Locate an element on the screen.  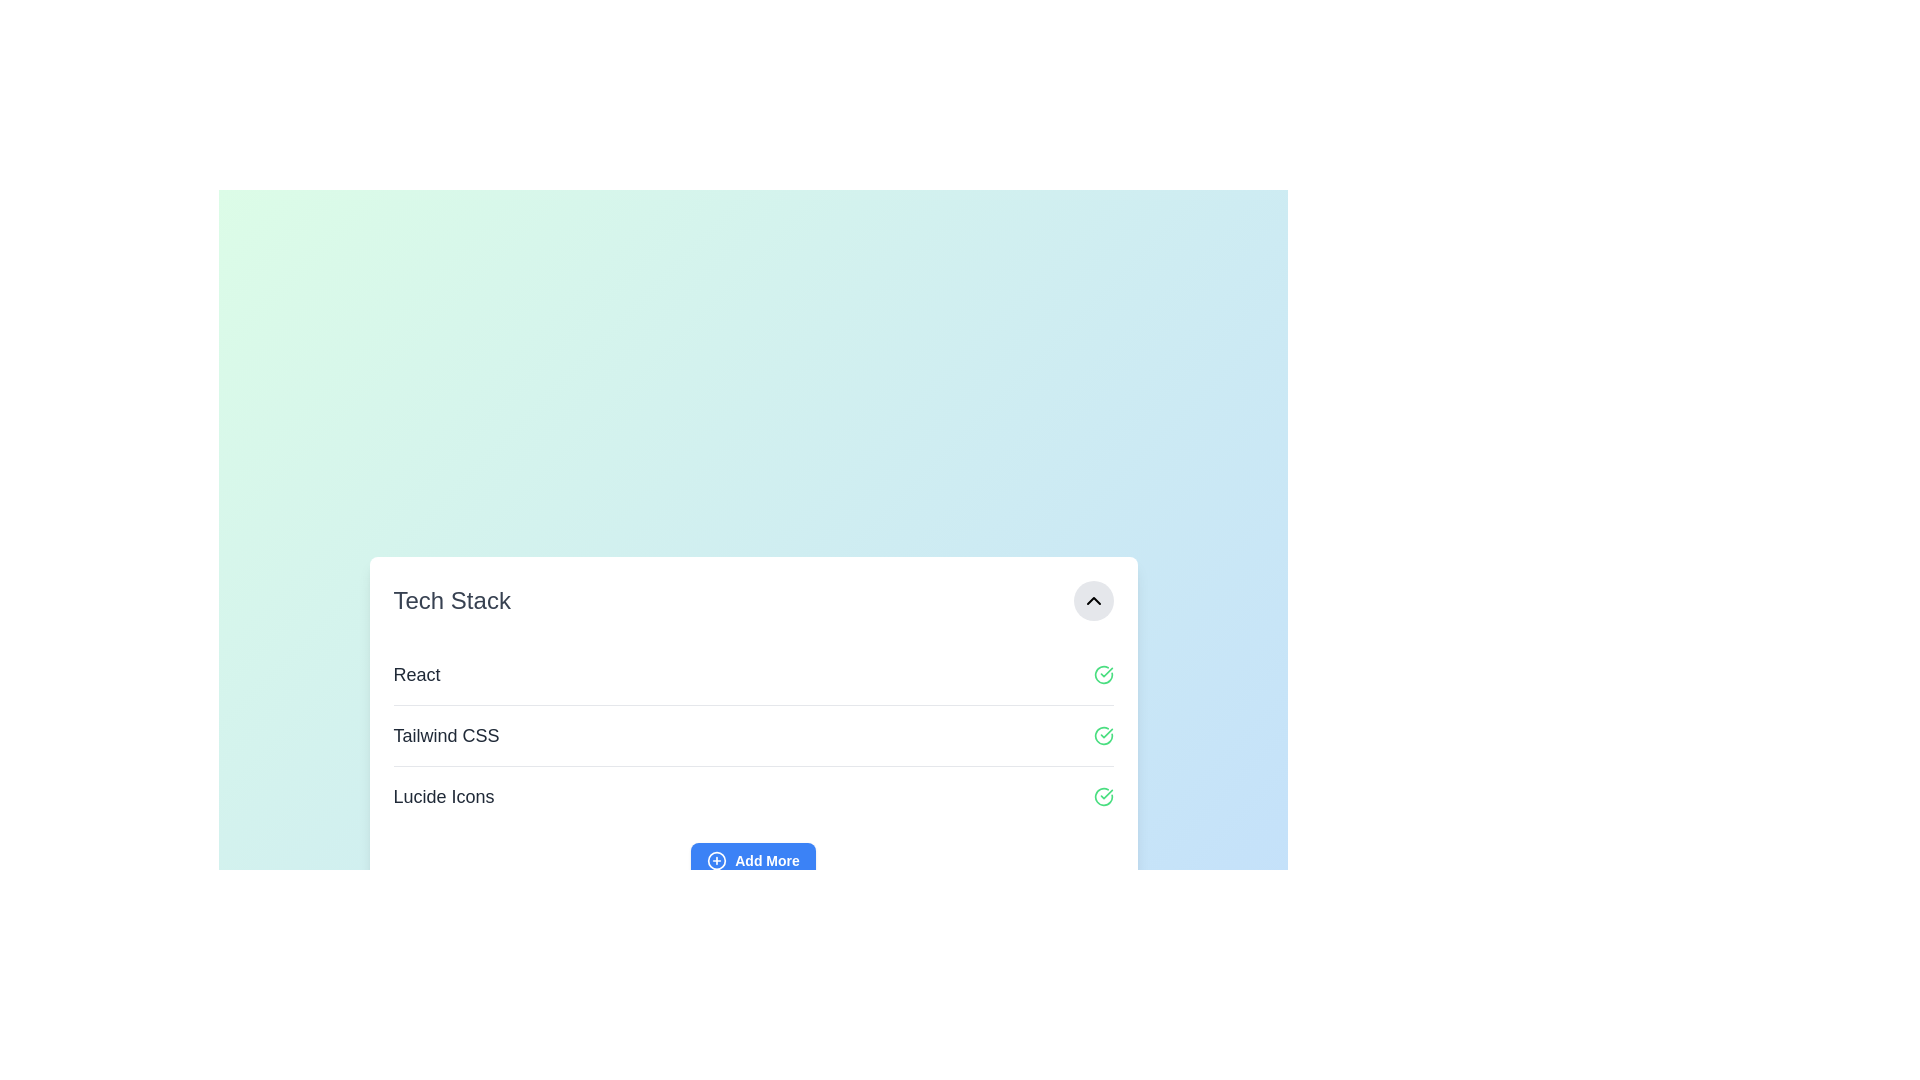
the upward-pointing chevron icon located at the top-right corner of the 'Tech Stack' section is located at coordinates (1092, 600).